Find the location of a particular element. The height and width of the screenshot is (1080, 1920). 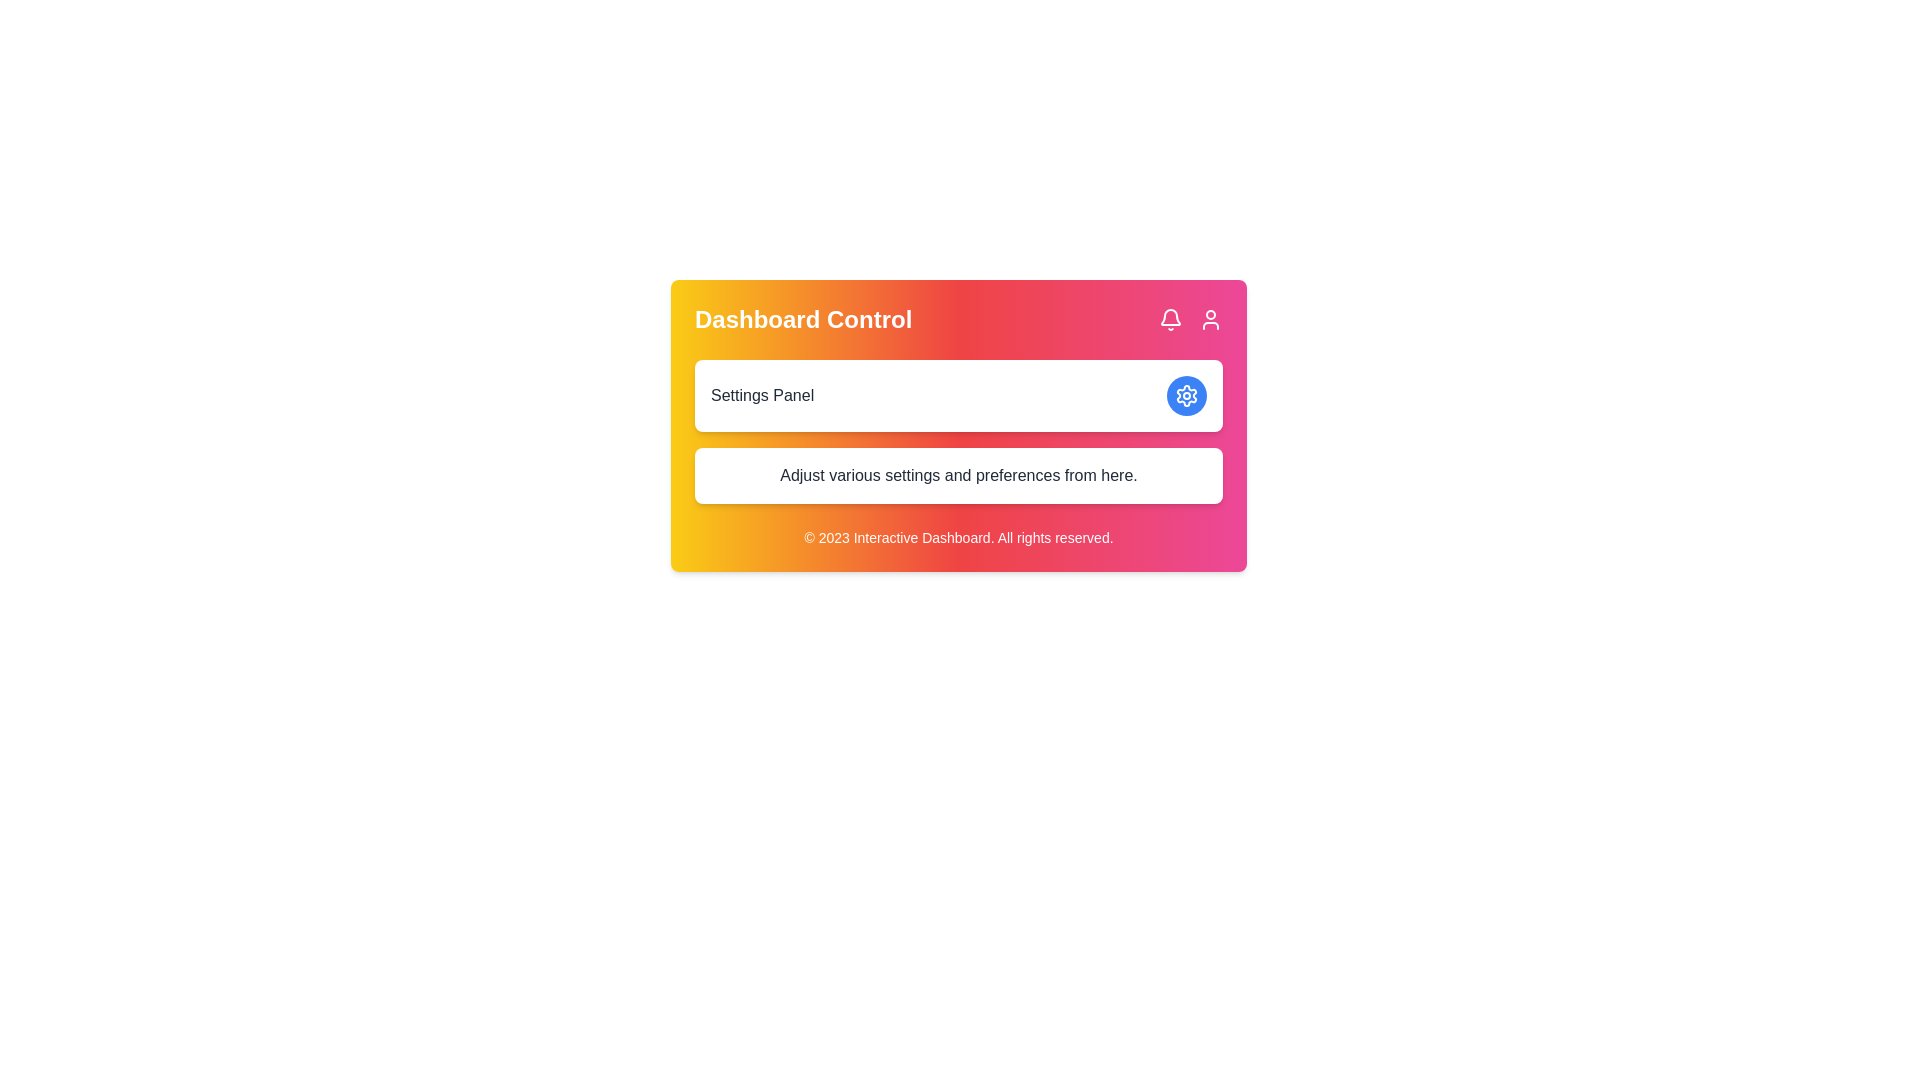

the vibrant gradient-styled panel titled 'Dashboard Control', which features a gear icon in the 'Settings Panel' section is located at coordinates (958, 424).